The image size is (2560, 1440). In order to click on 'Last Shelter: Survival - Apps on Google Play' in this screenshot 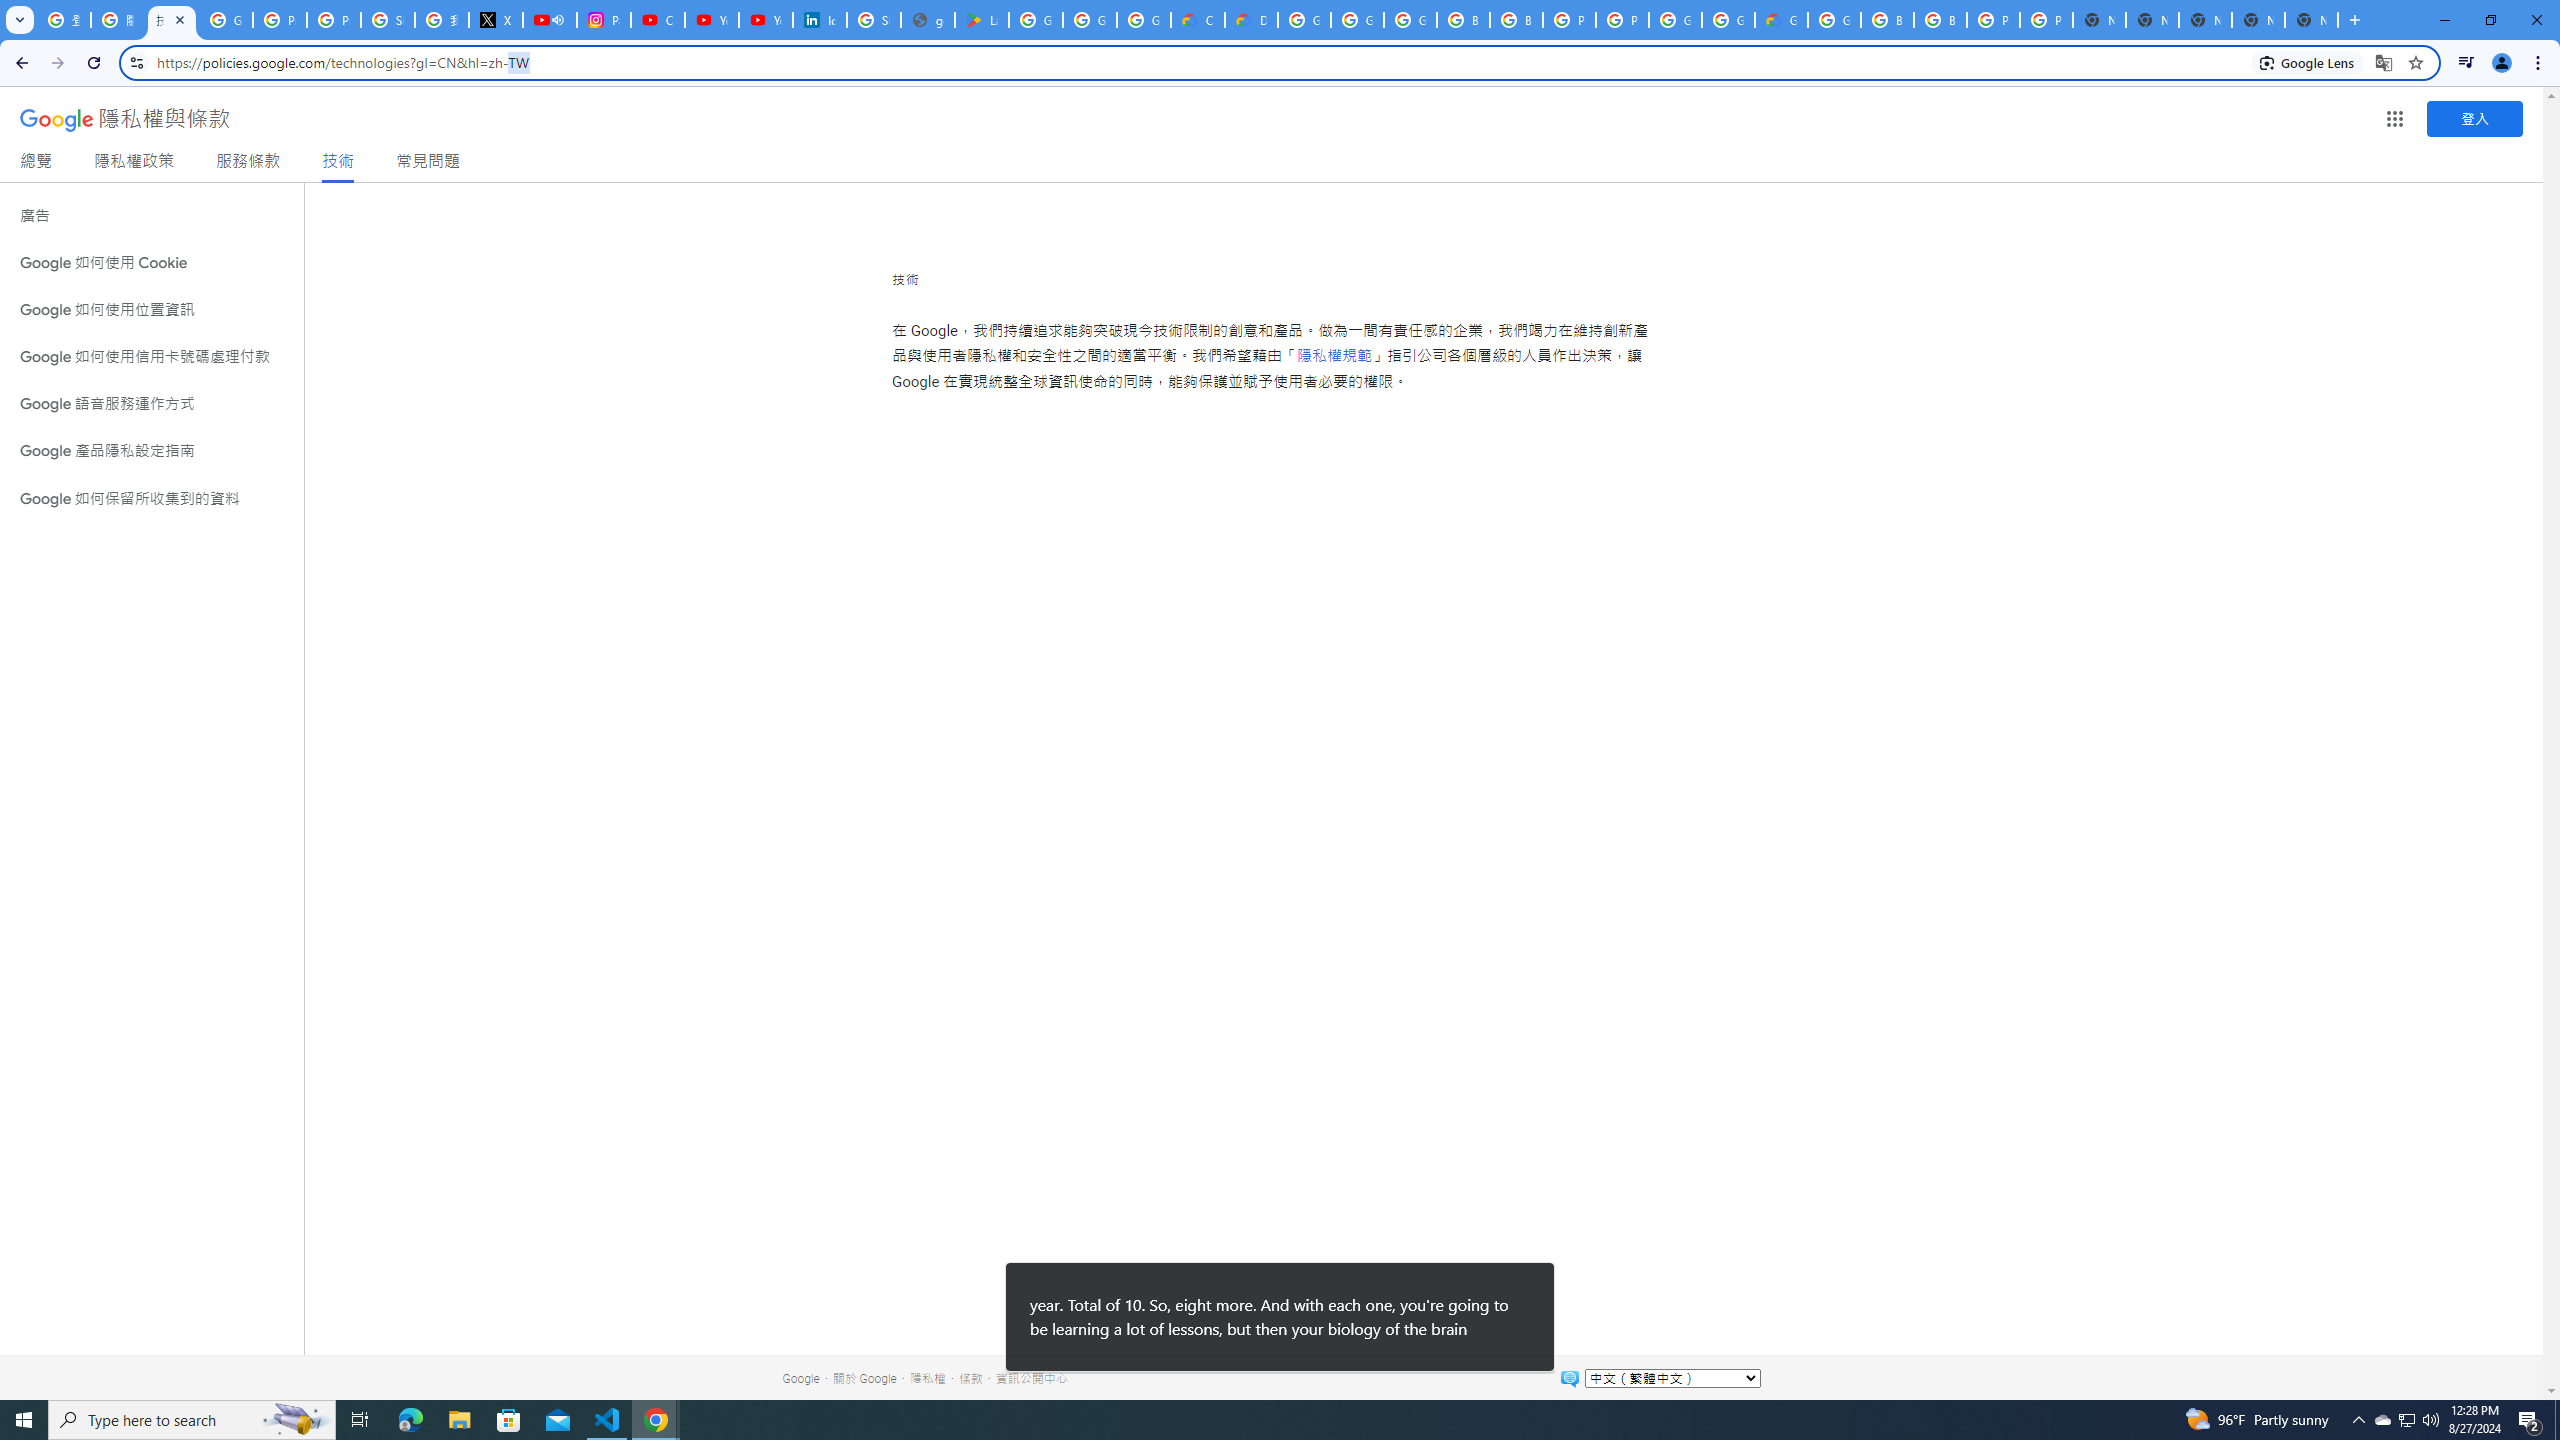, I will do `click(982, 19)`.